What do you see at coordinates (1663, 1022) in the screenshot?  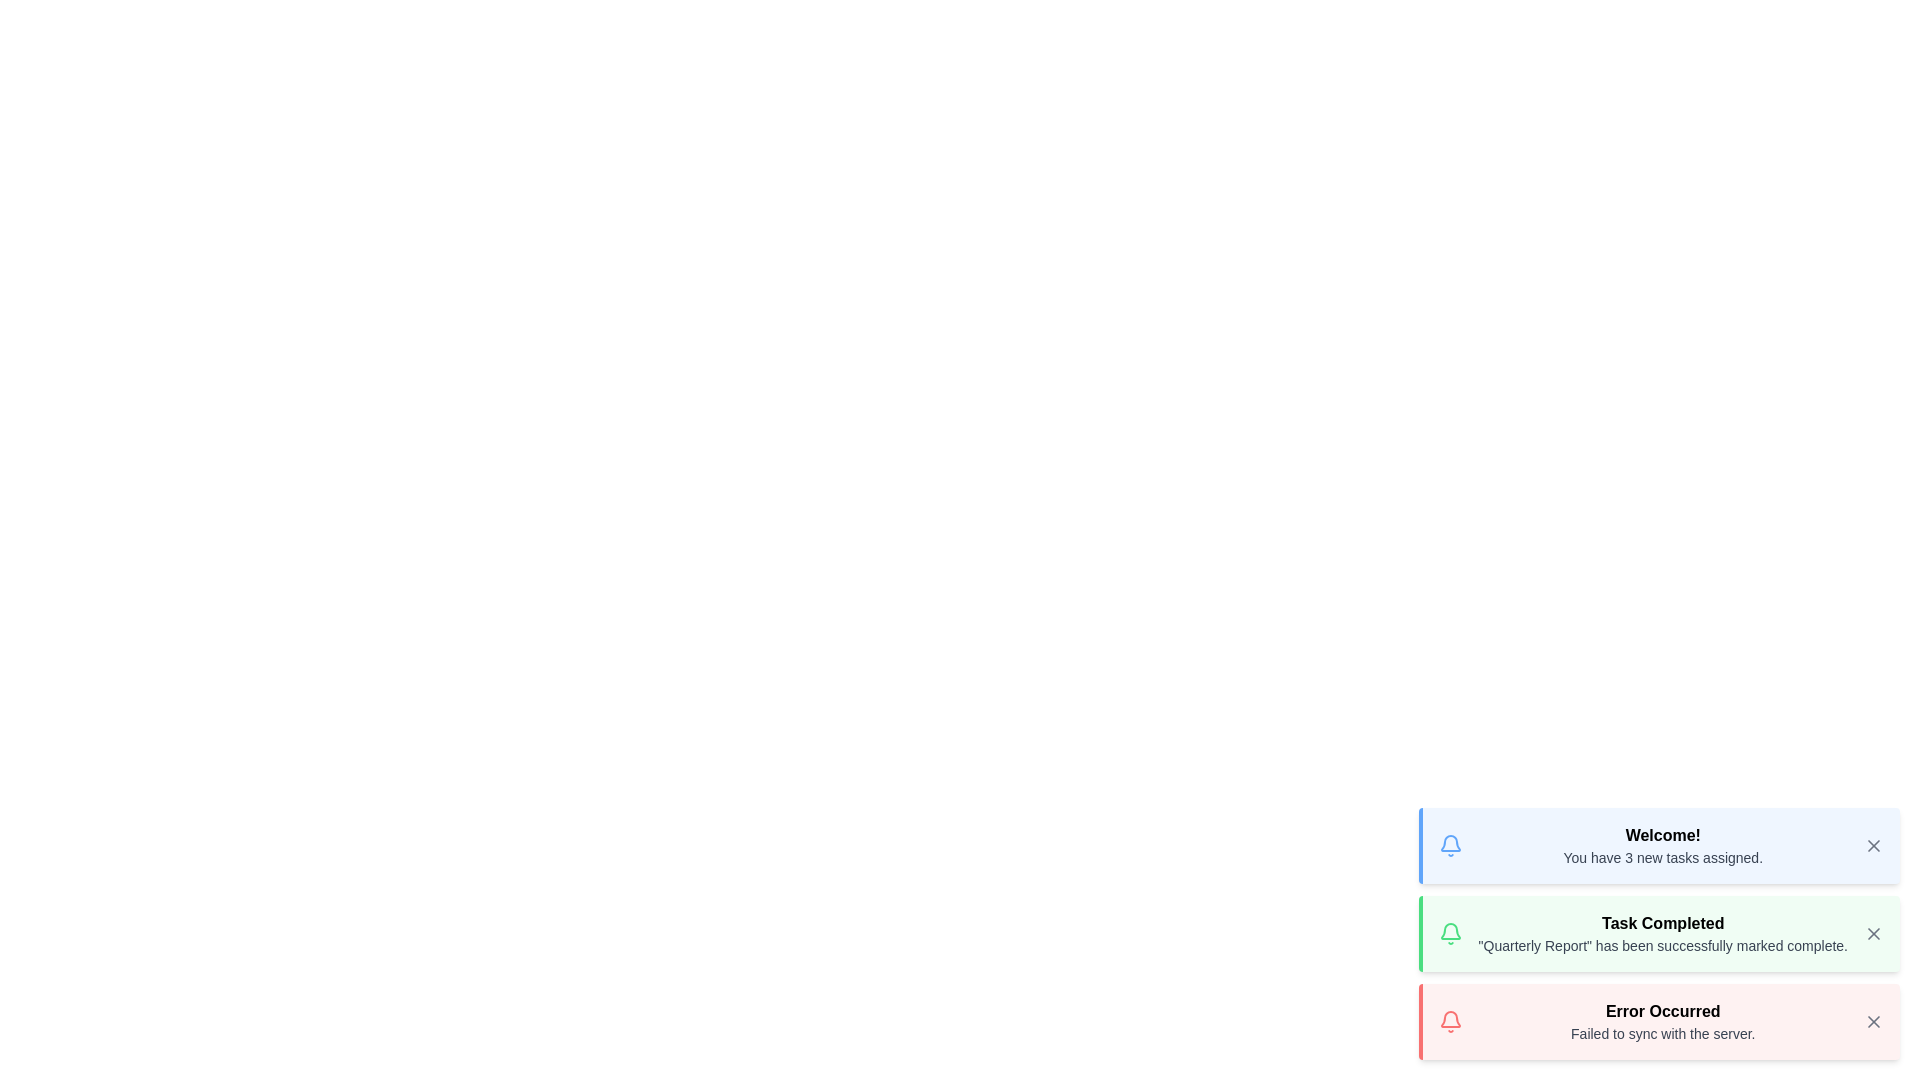 I see `the error notification message that displays server synchronization failure, located in the bottom-right corner of the interface` at bounding box center [1663, 1022].